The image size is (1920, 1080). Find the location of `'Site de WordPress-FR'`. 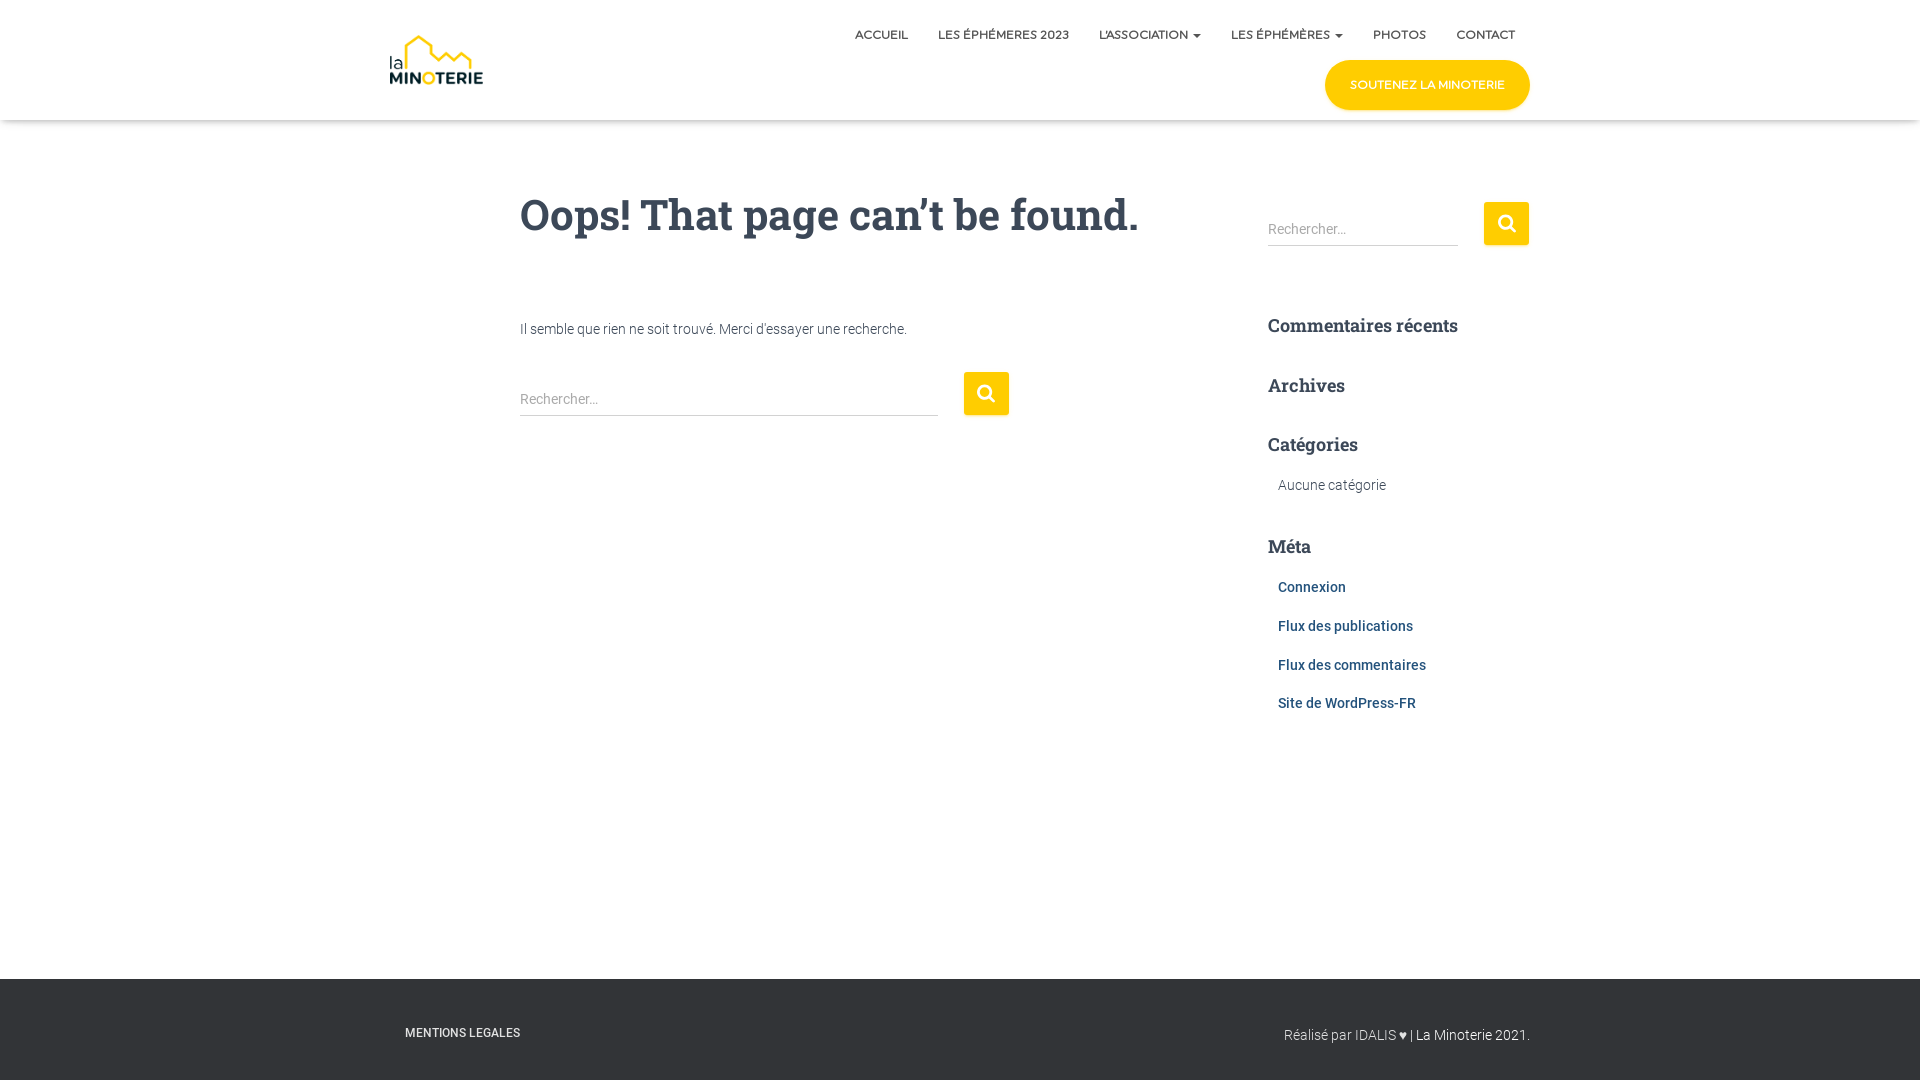

'Site de WordPress-FR' is located at coordinates (1347, 701).